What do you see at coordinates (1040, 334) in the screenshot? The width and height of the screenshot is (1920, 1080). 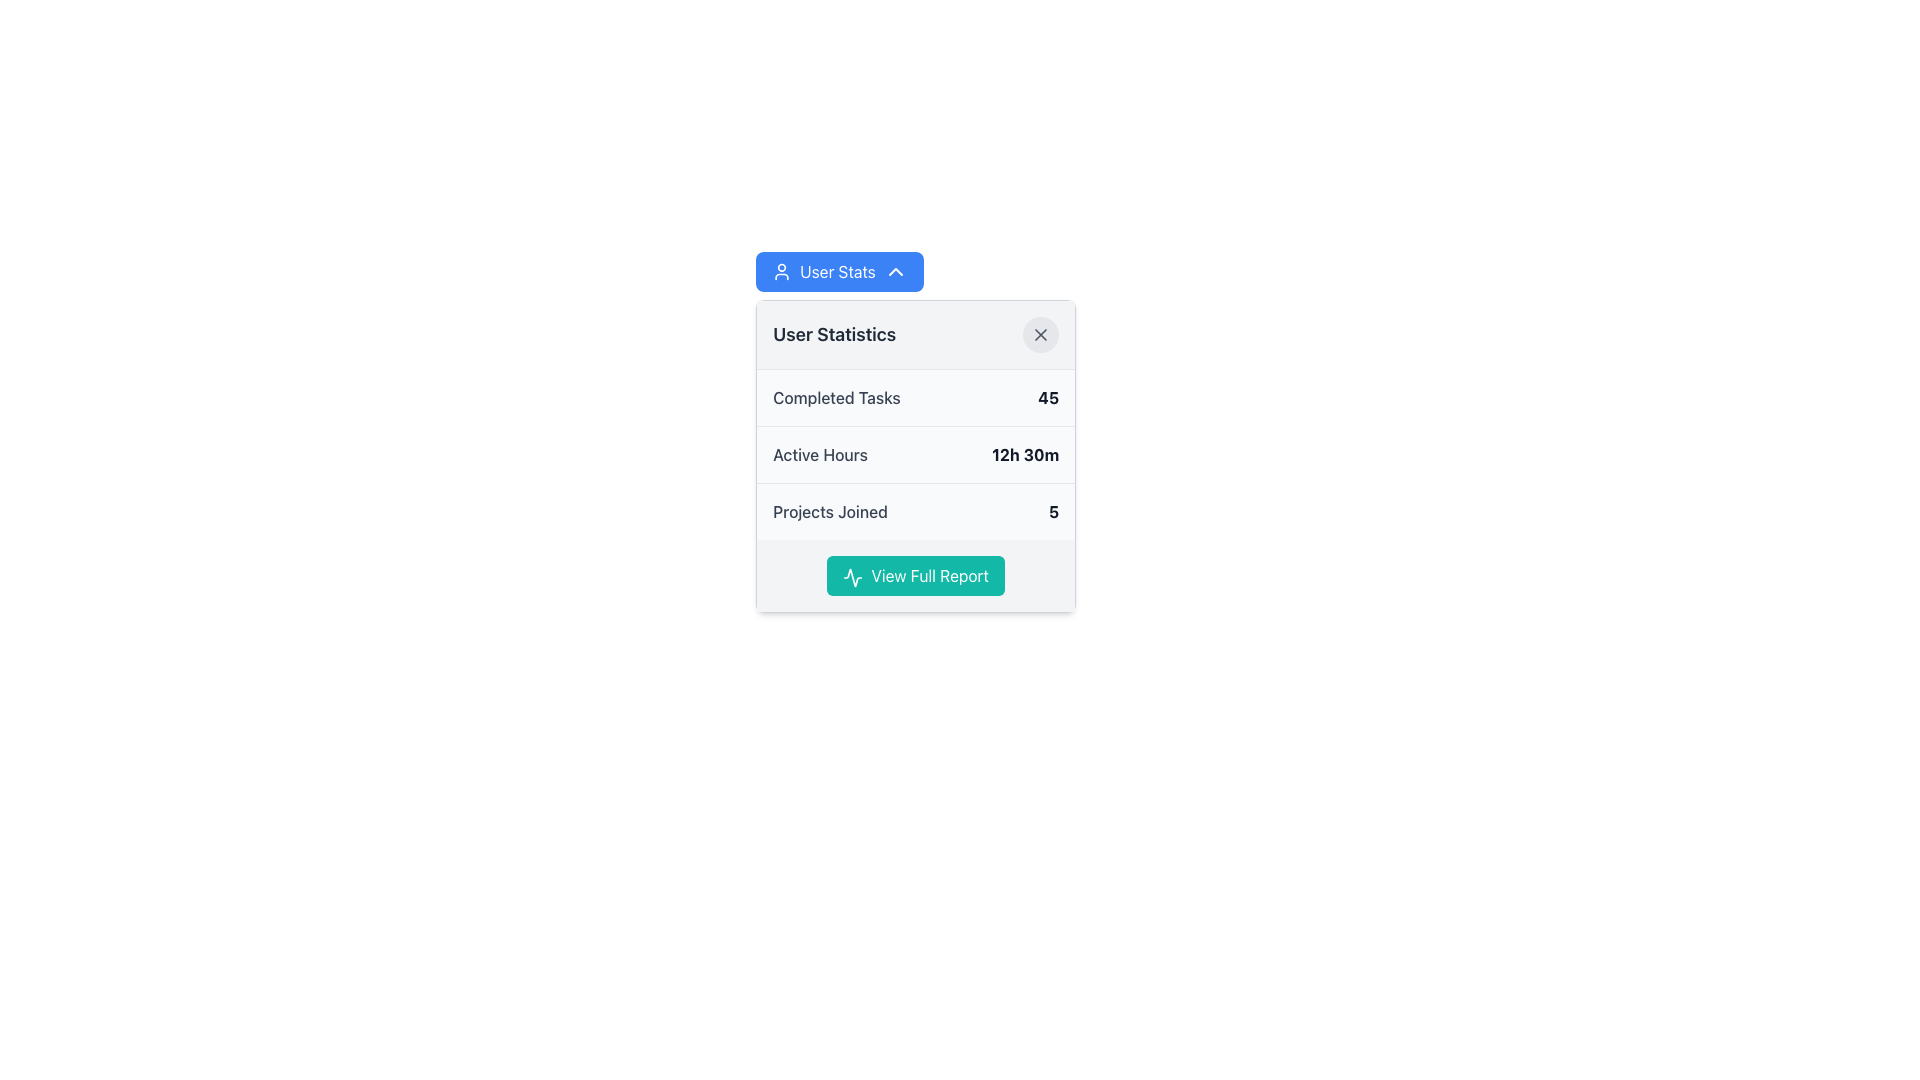 I see `the visual state of the close button icon, represented as an 'X' in gray color, located in the top-right corner of the 'User Statistics' panel within a circular light gray background` at bounding box center [1040, 334].